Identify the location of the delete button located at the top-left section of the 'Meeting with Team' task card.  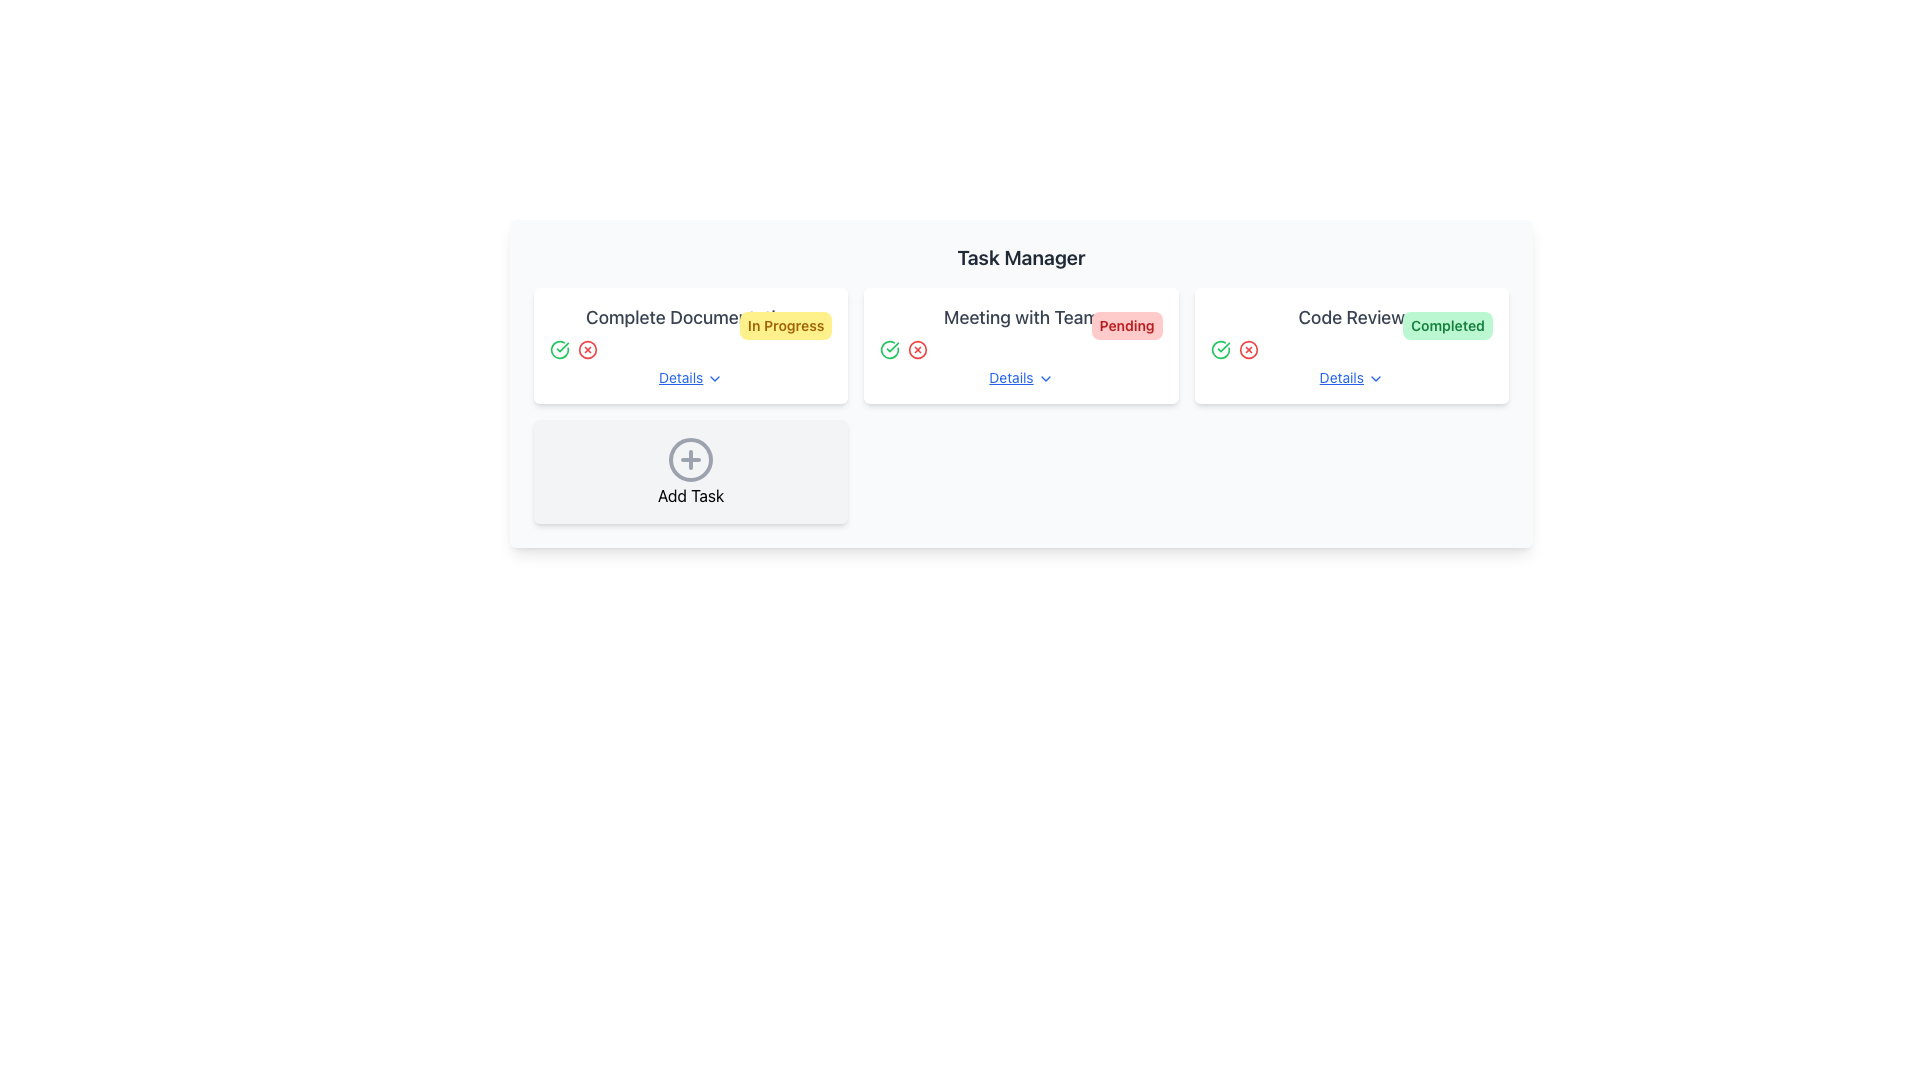
(917, 349).